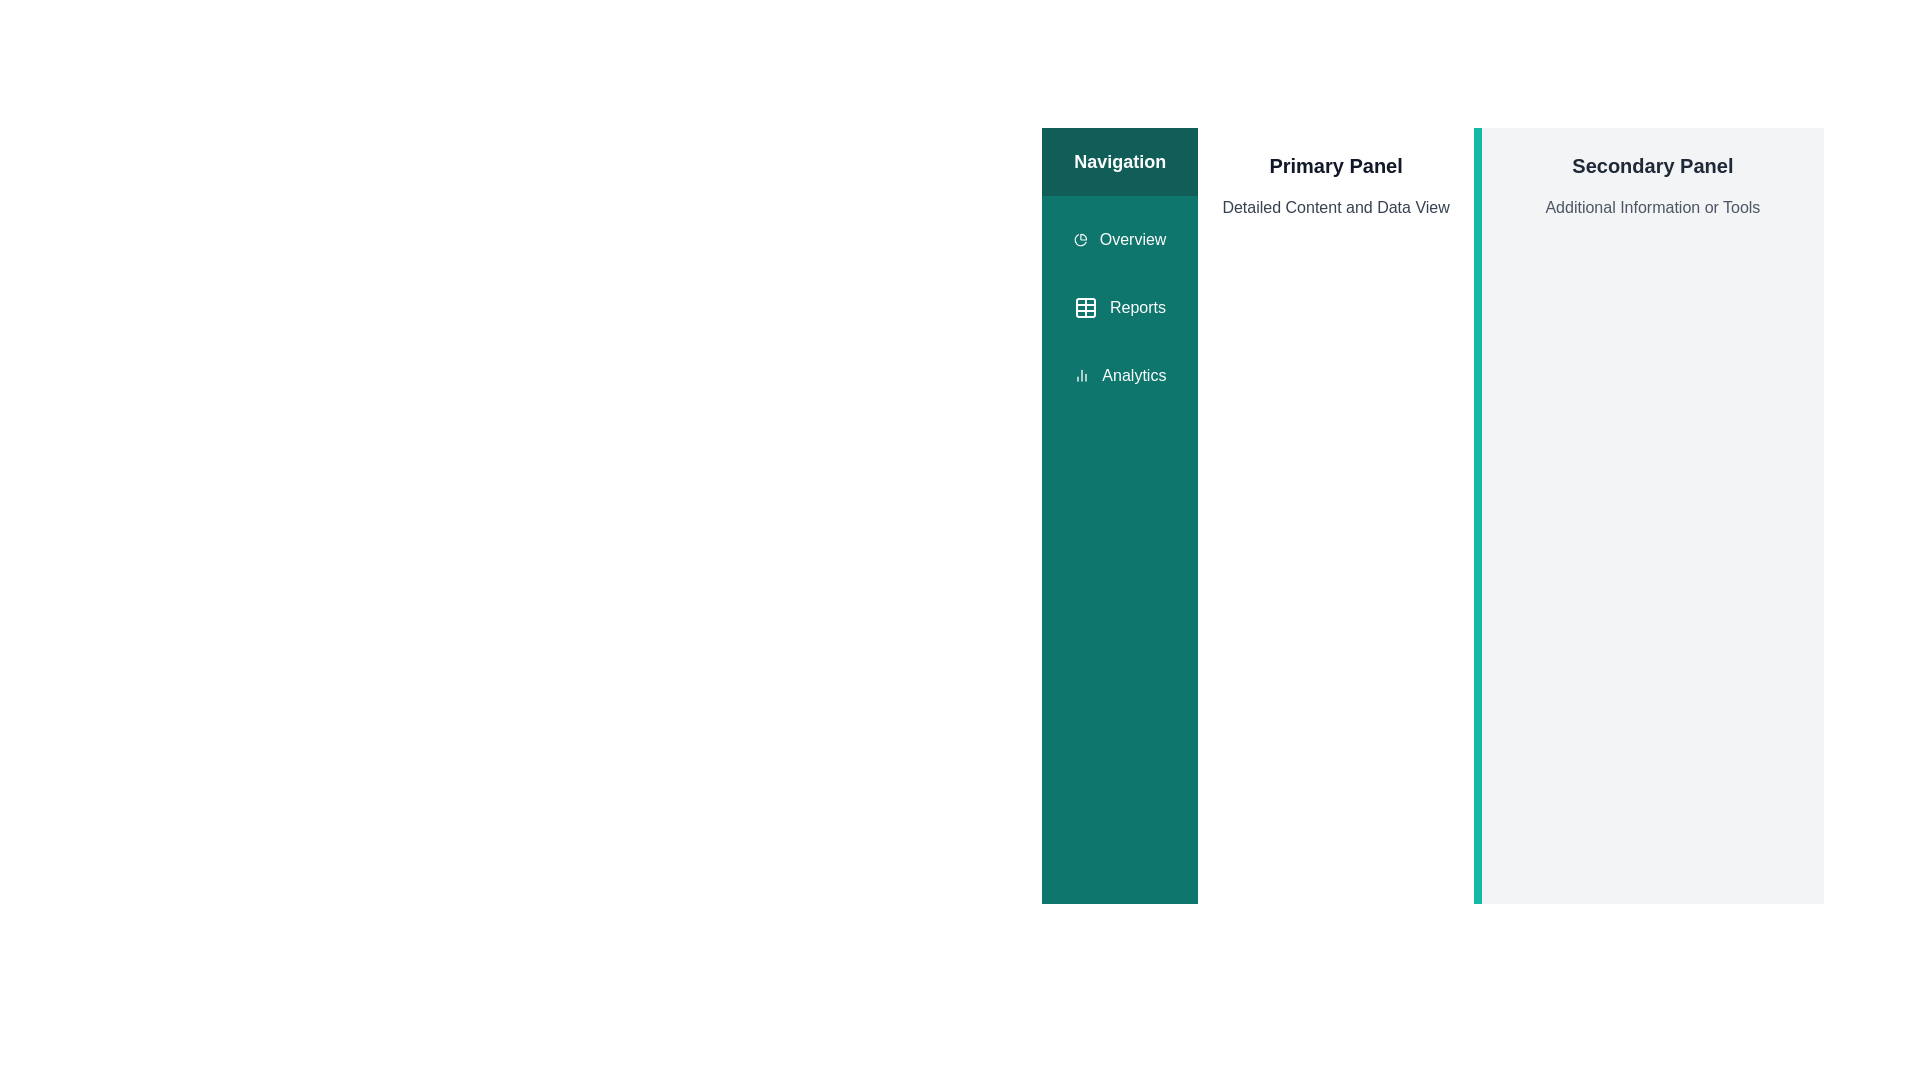 This screenshot has width=1920, height=1080. What do you see at coordinates (1120, 238) in the screenshot?
I see `the navigation button that directs to the 'Overview' section, located at the top of the left-hand sidebar` at bounding box center [1120, 238].